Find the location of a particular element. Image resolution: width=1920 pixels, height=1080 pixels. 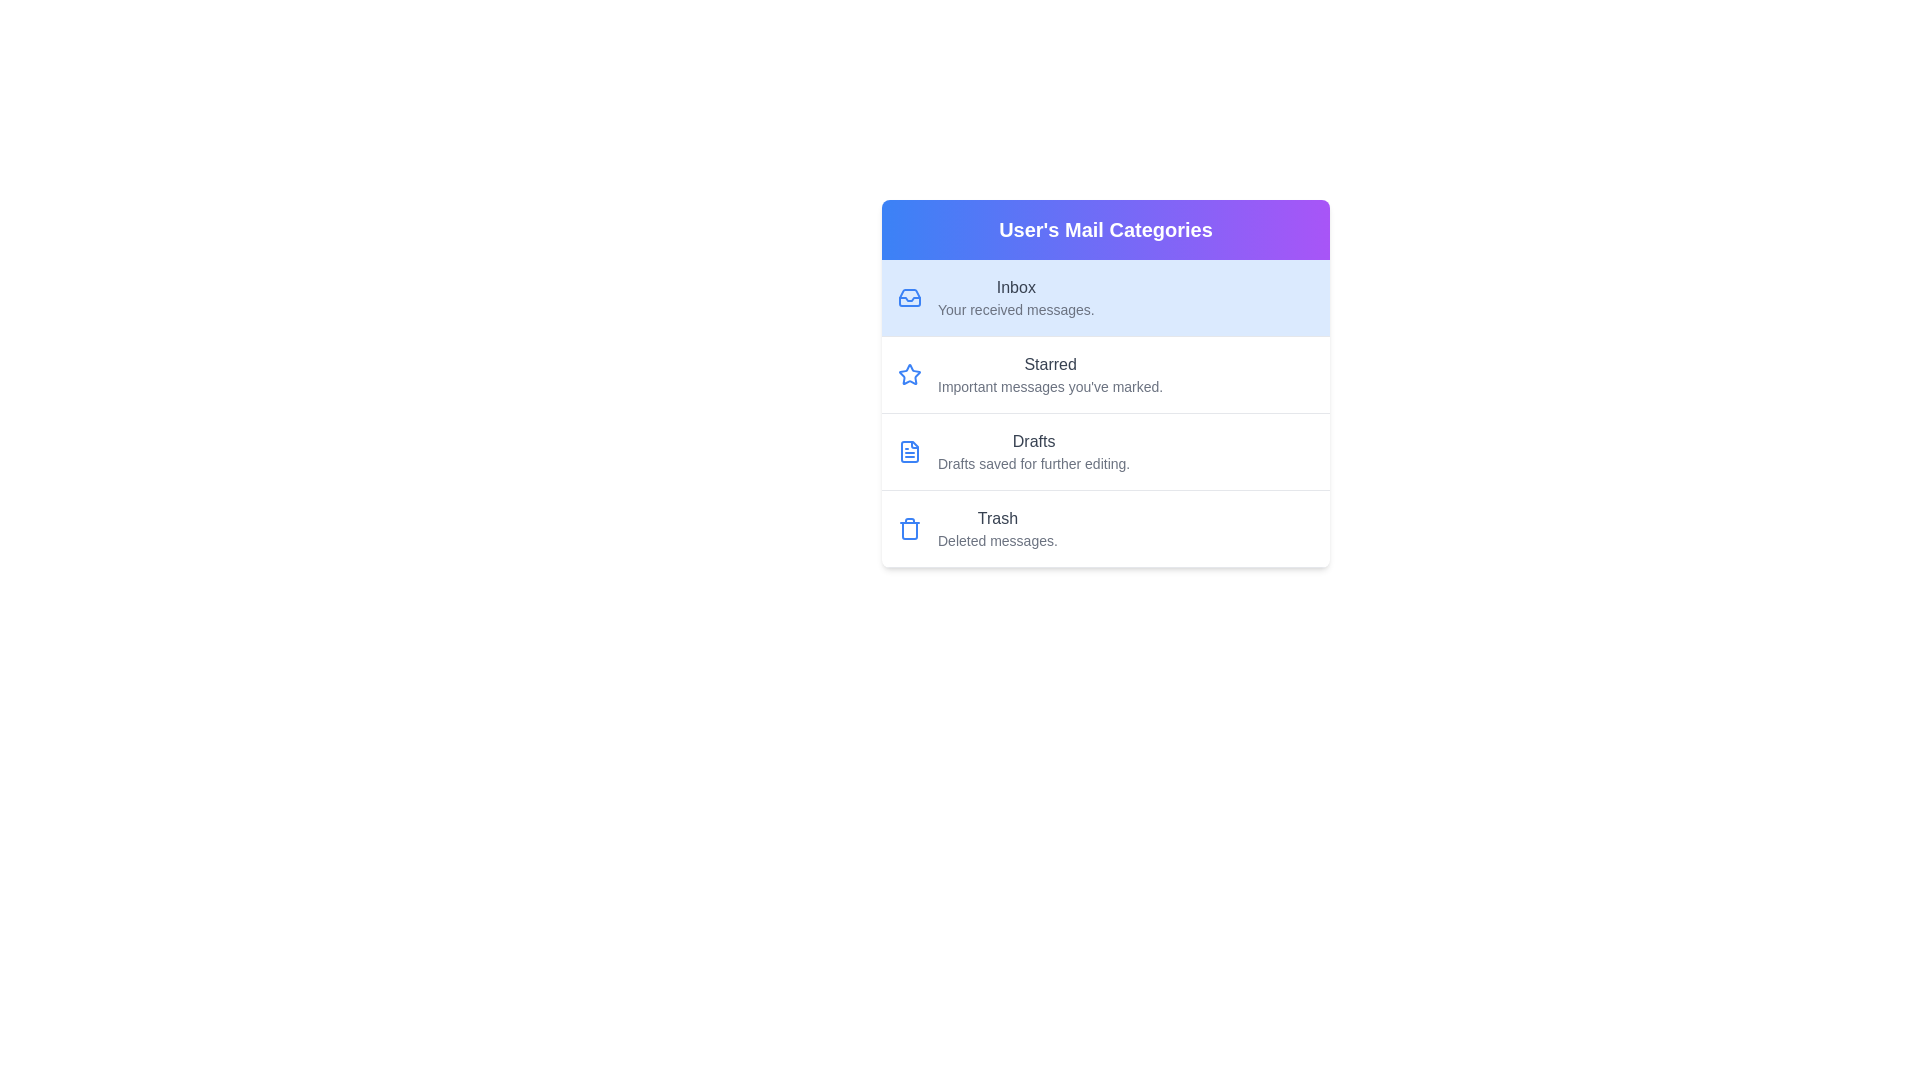

the mail category item Trash is located at coordinates (1104, 528).